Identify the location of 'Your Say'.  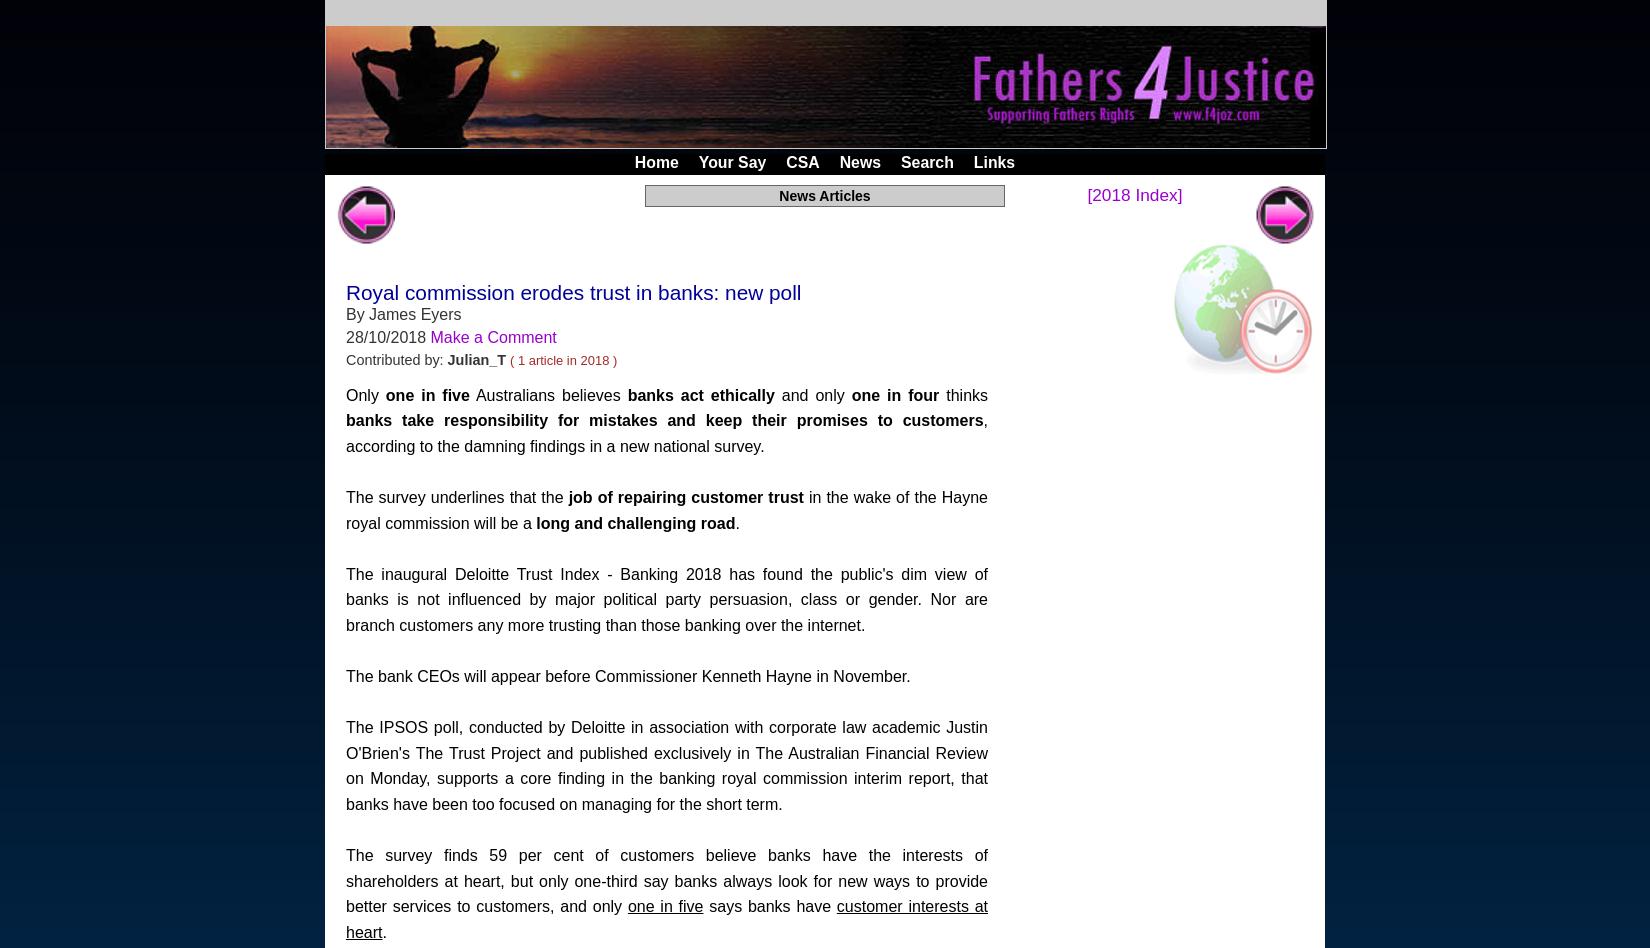
(730, 161).